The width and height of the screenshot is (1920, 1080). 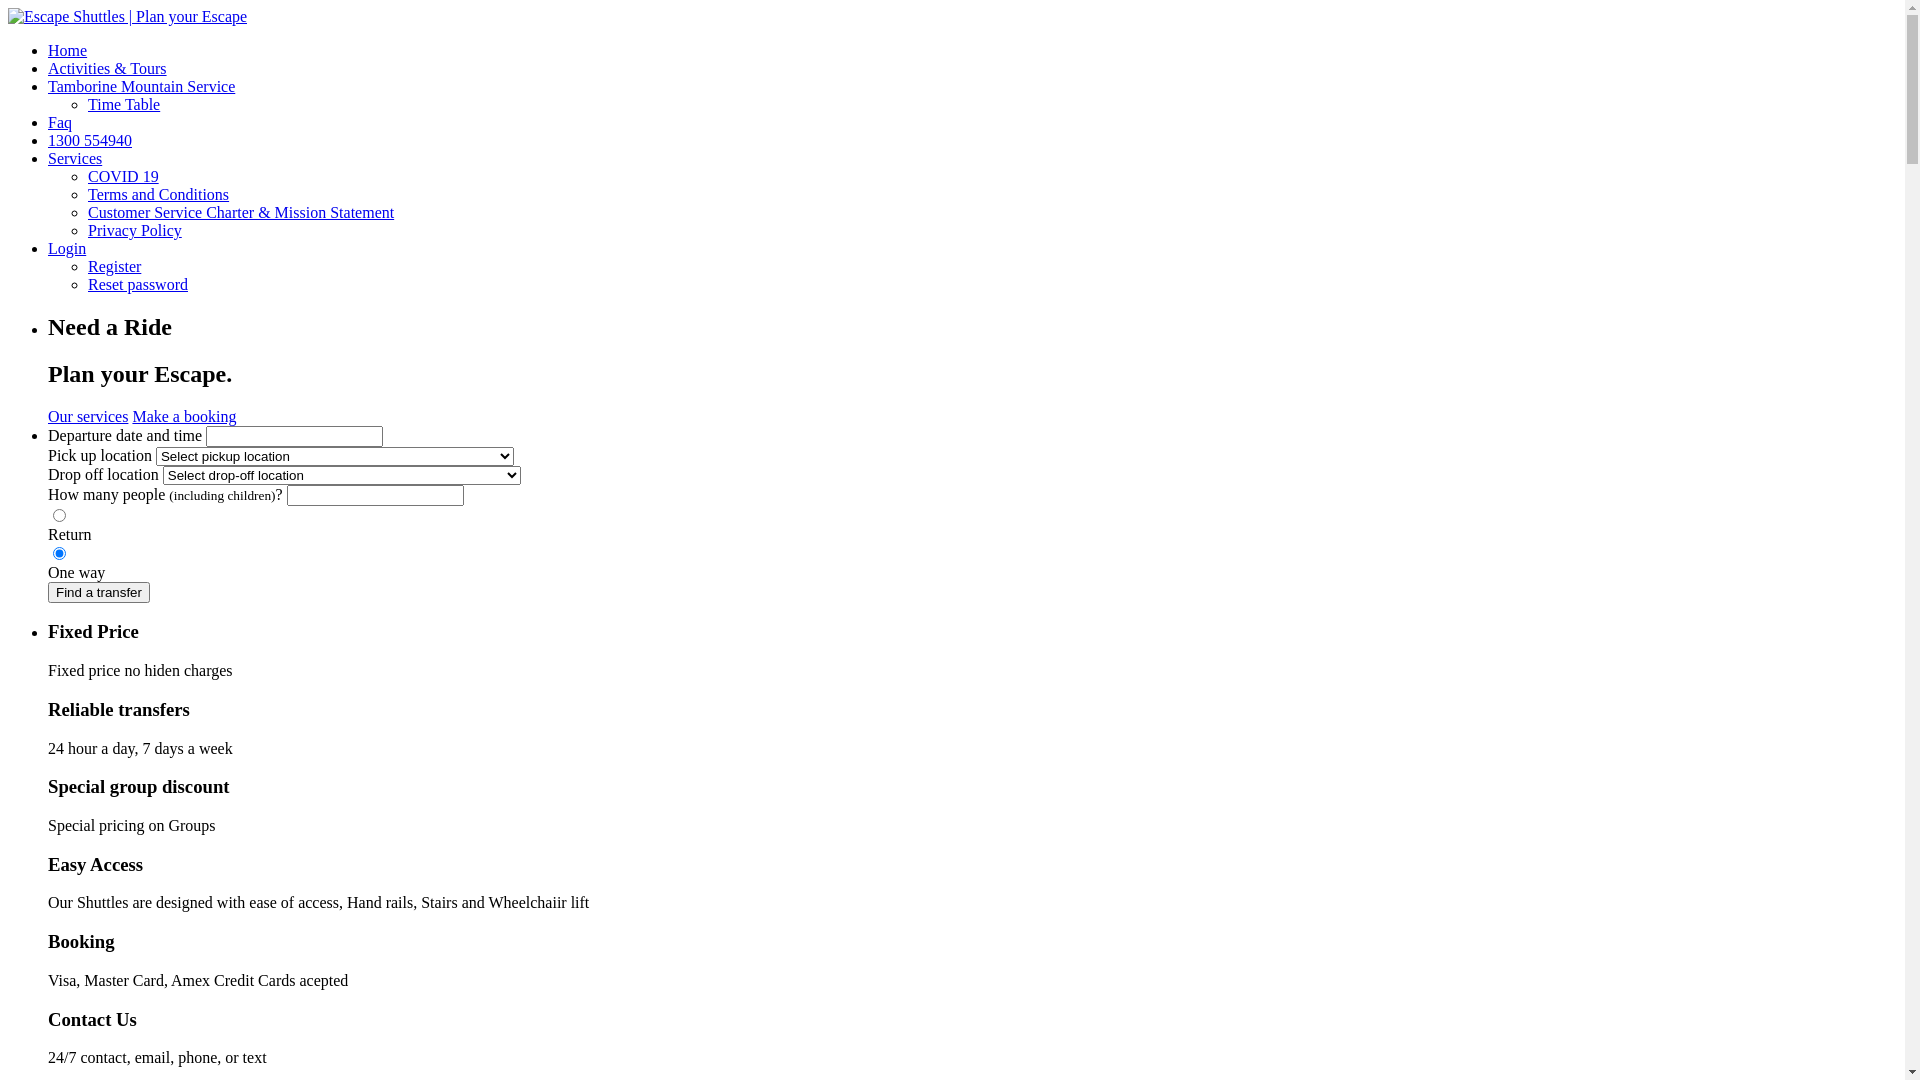 I want to click on 'COVID 19', so click(x=122, y=175).